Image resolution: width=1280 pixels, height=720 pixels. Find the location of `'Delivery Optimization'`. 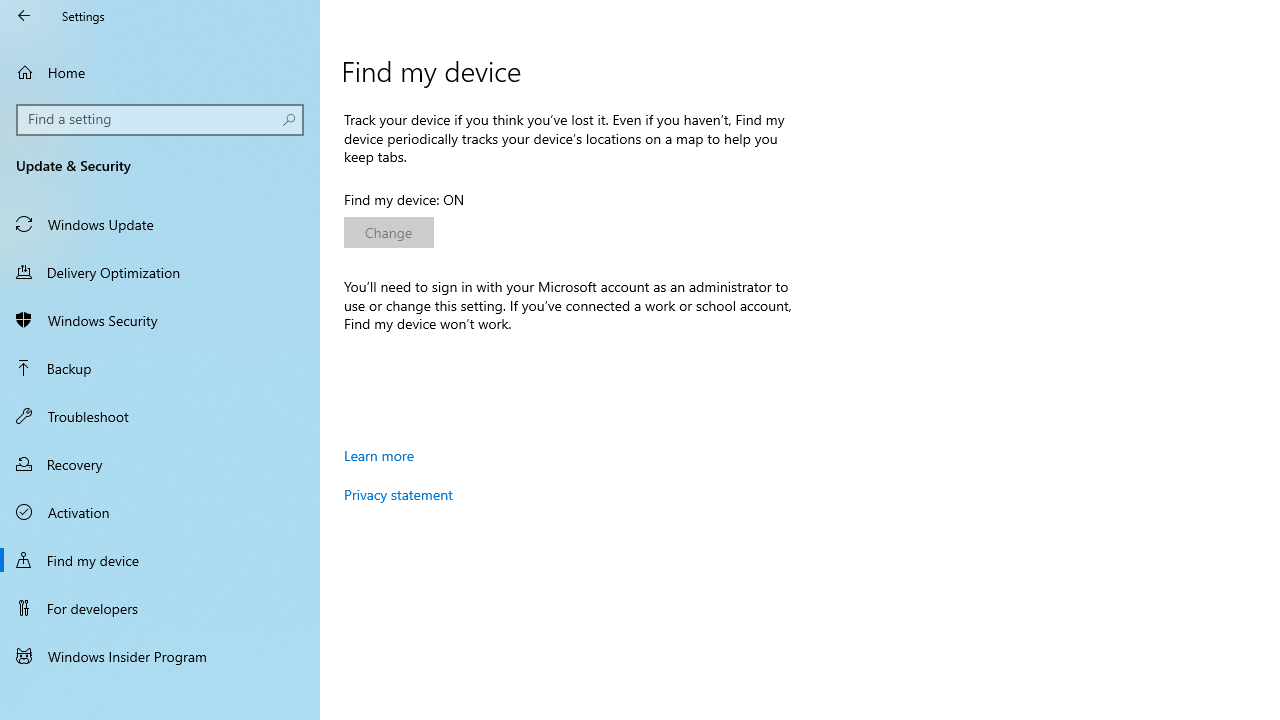

'Delivery Optimization' is located at coordinates (160, 271).